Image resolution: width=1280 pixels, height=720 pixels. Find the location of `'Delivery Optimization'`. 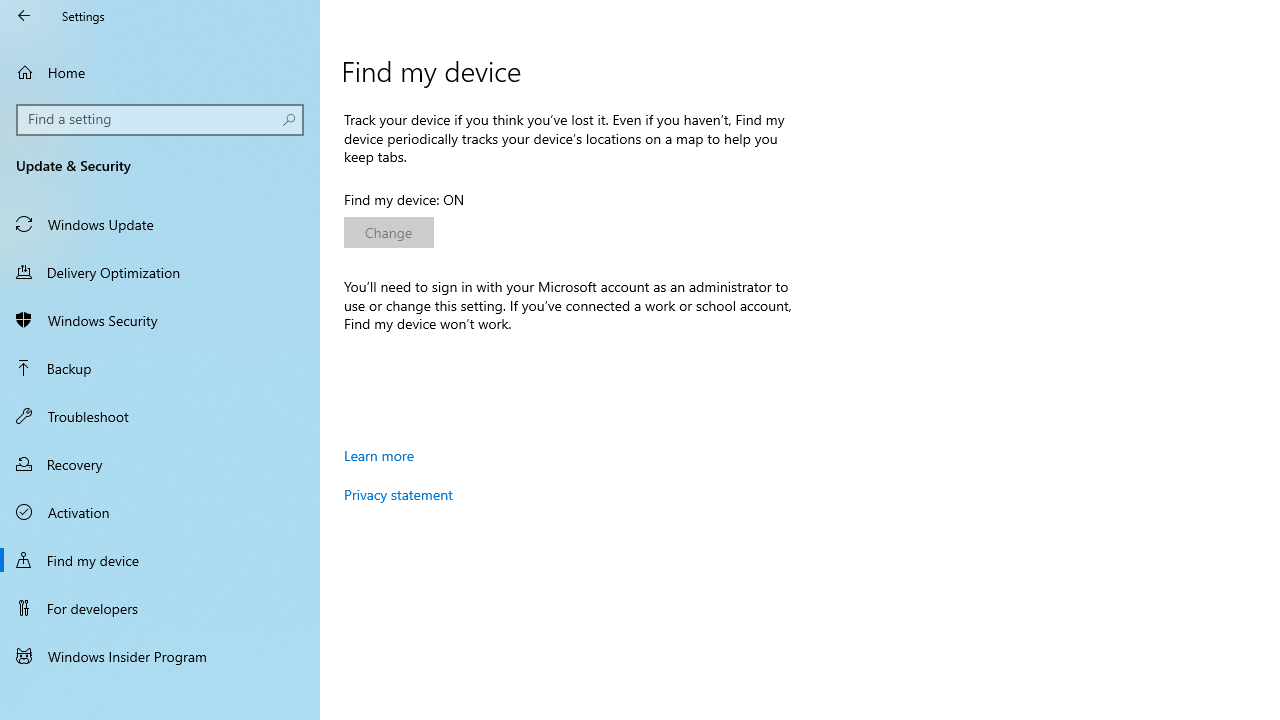

'Delivery Optimization' is located at coordinates (160, 271).